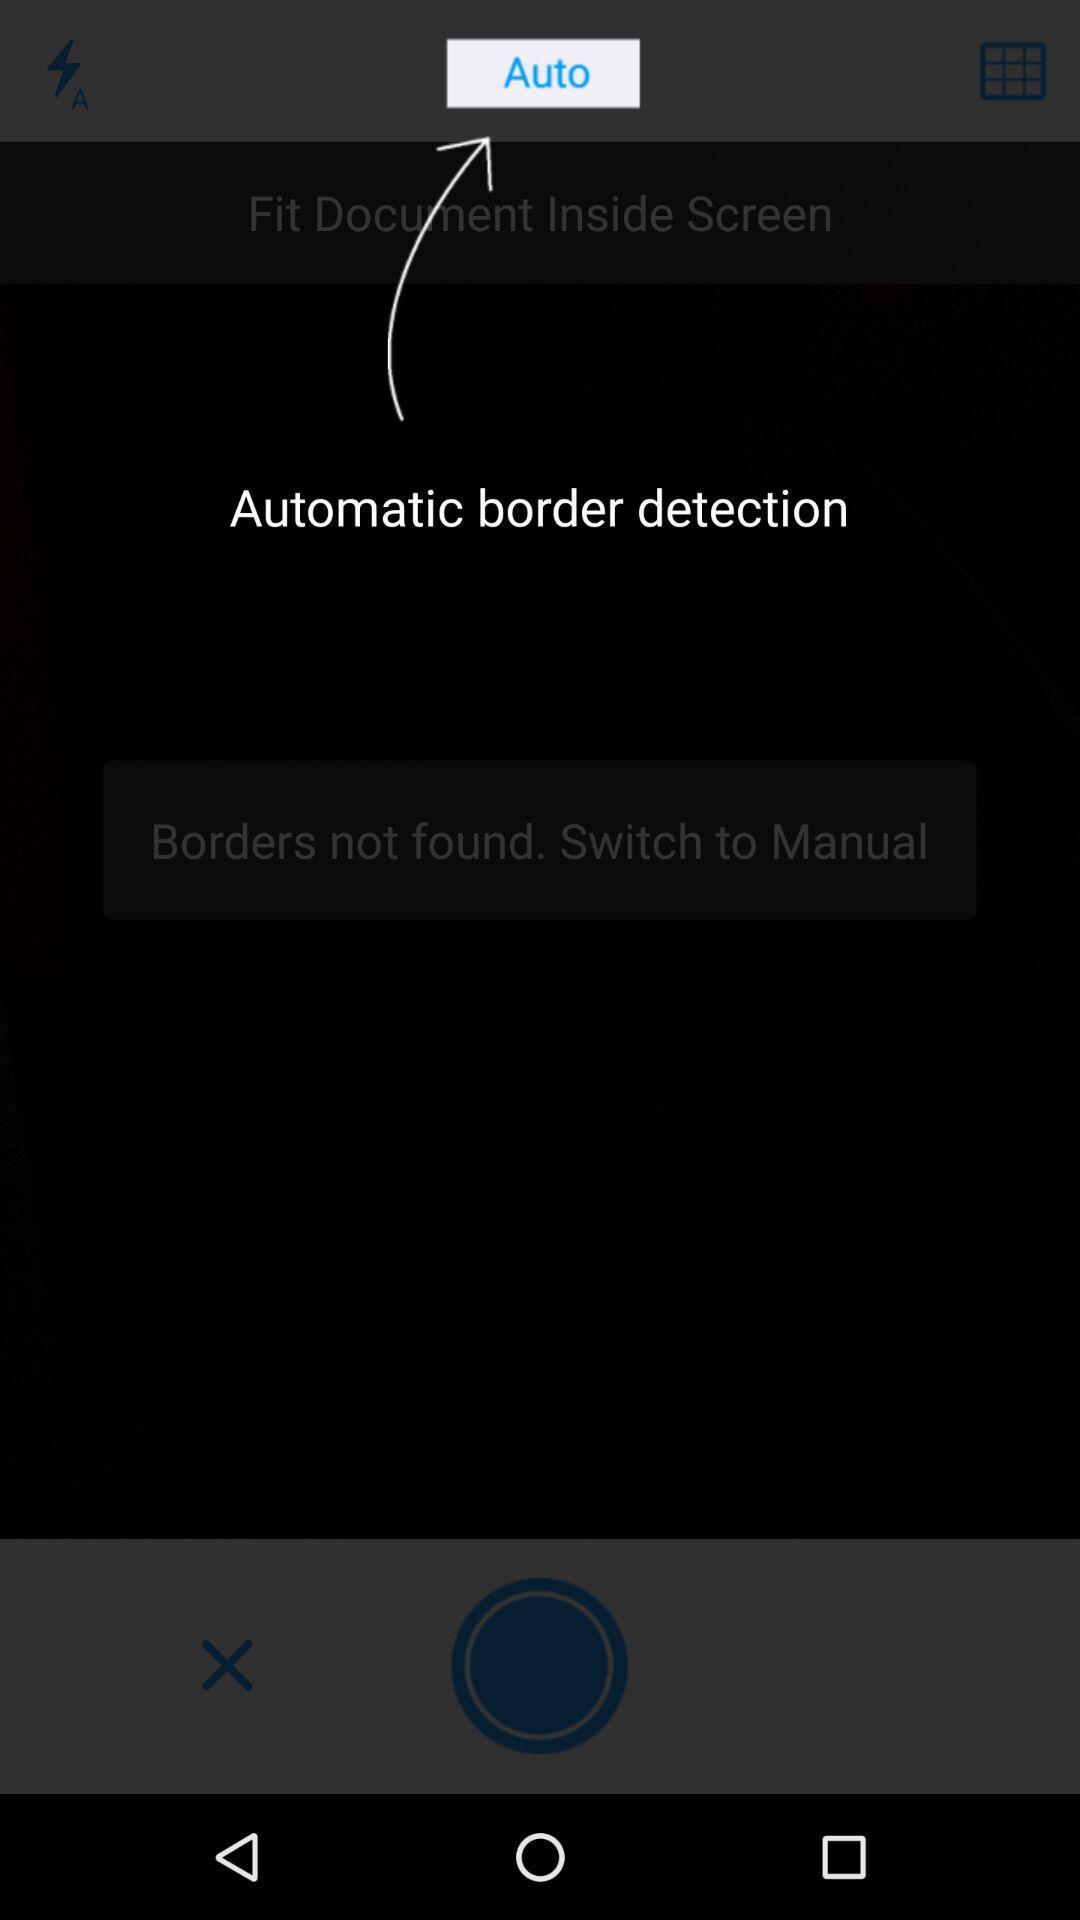 The height and width of the screenshot is (1920, 1080). I want to click on the close icon, so click(225, 1666).